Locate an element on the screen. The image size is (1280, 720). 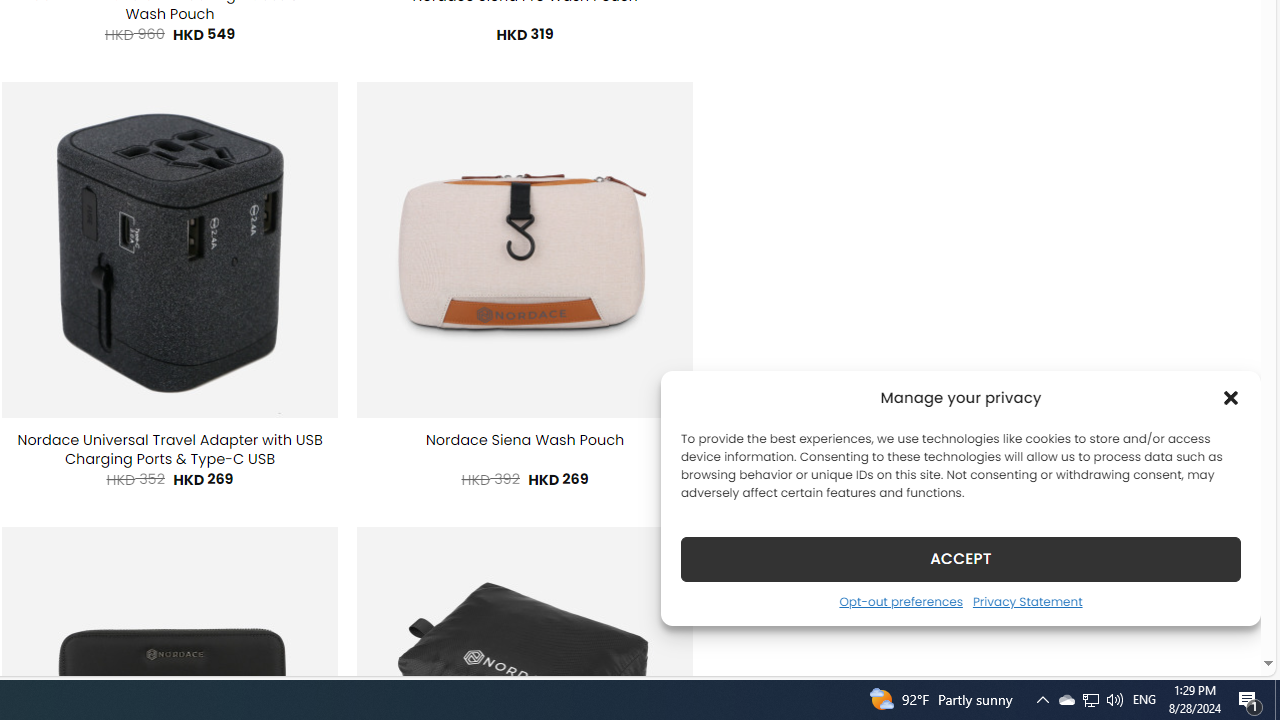
'ACCEPT' is located at coordinates (961, 558).